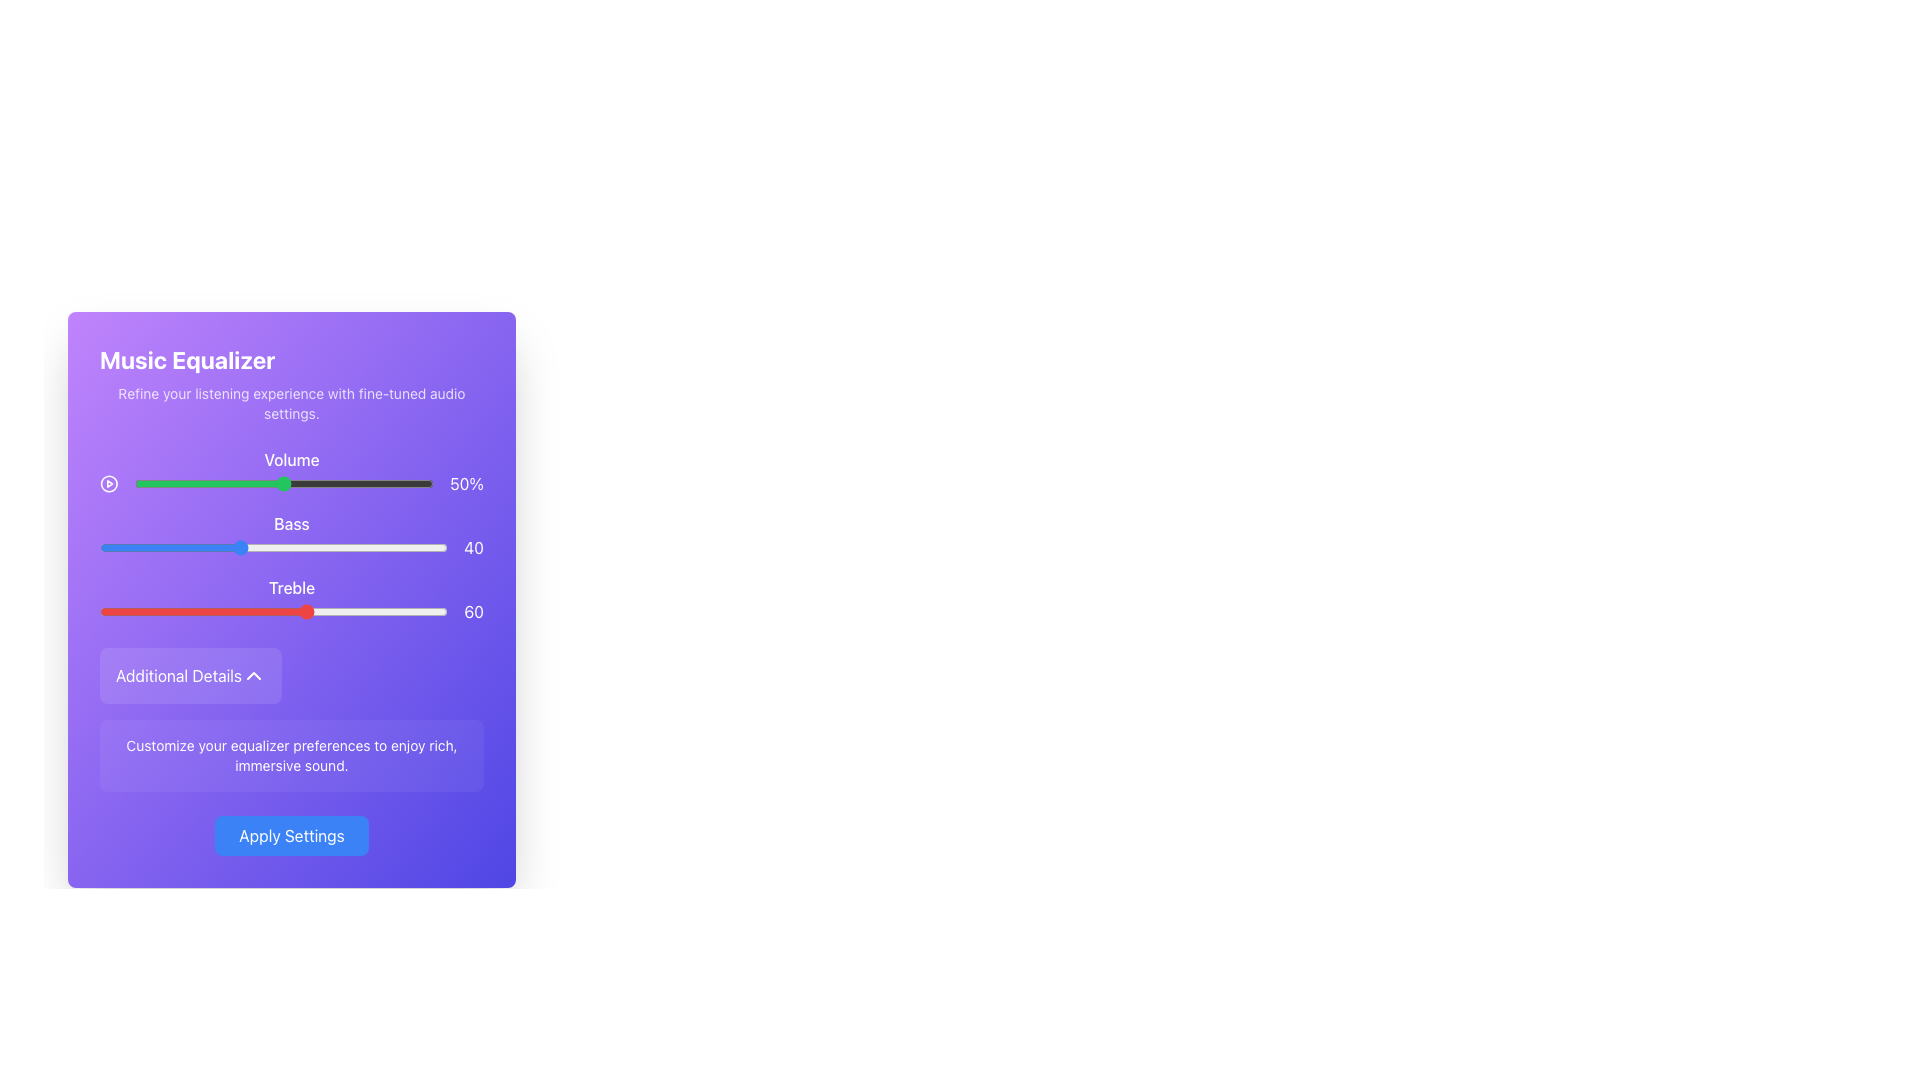  Describe the element at coordinates (221, 483) in the screenshot. I see `the slider` at that location.